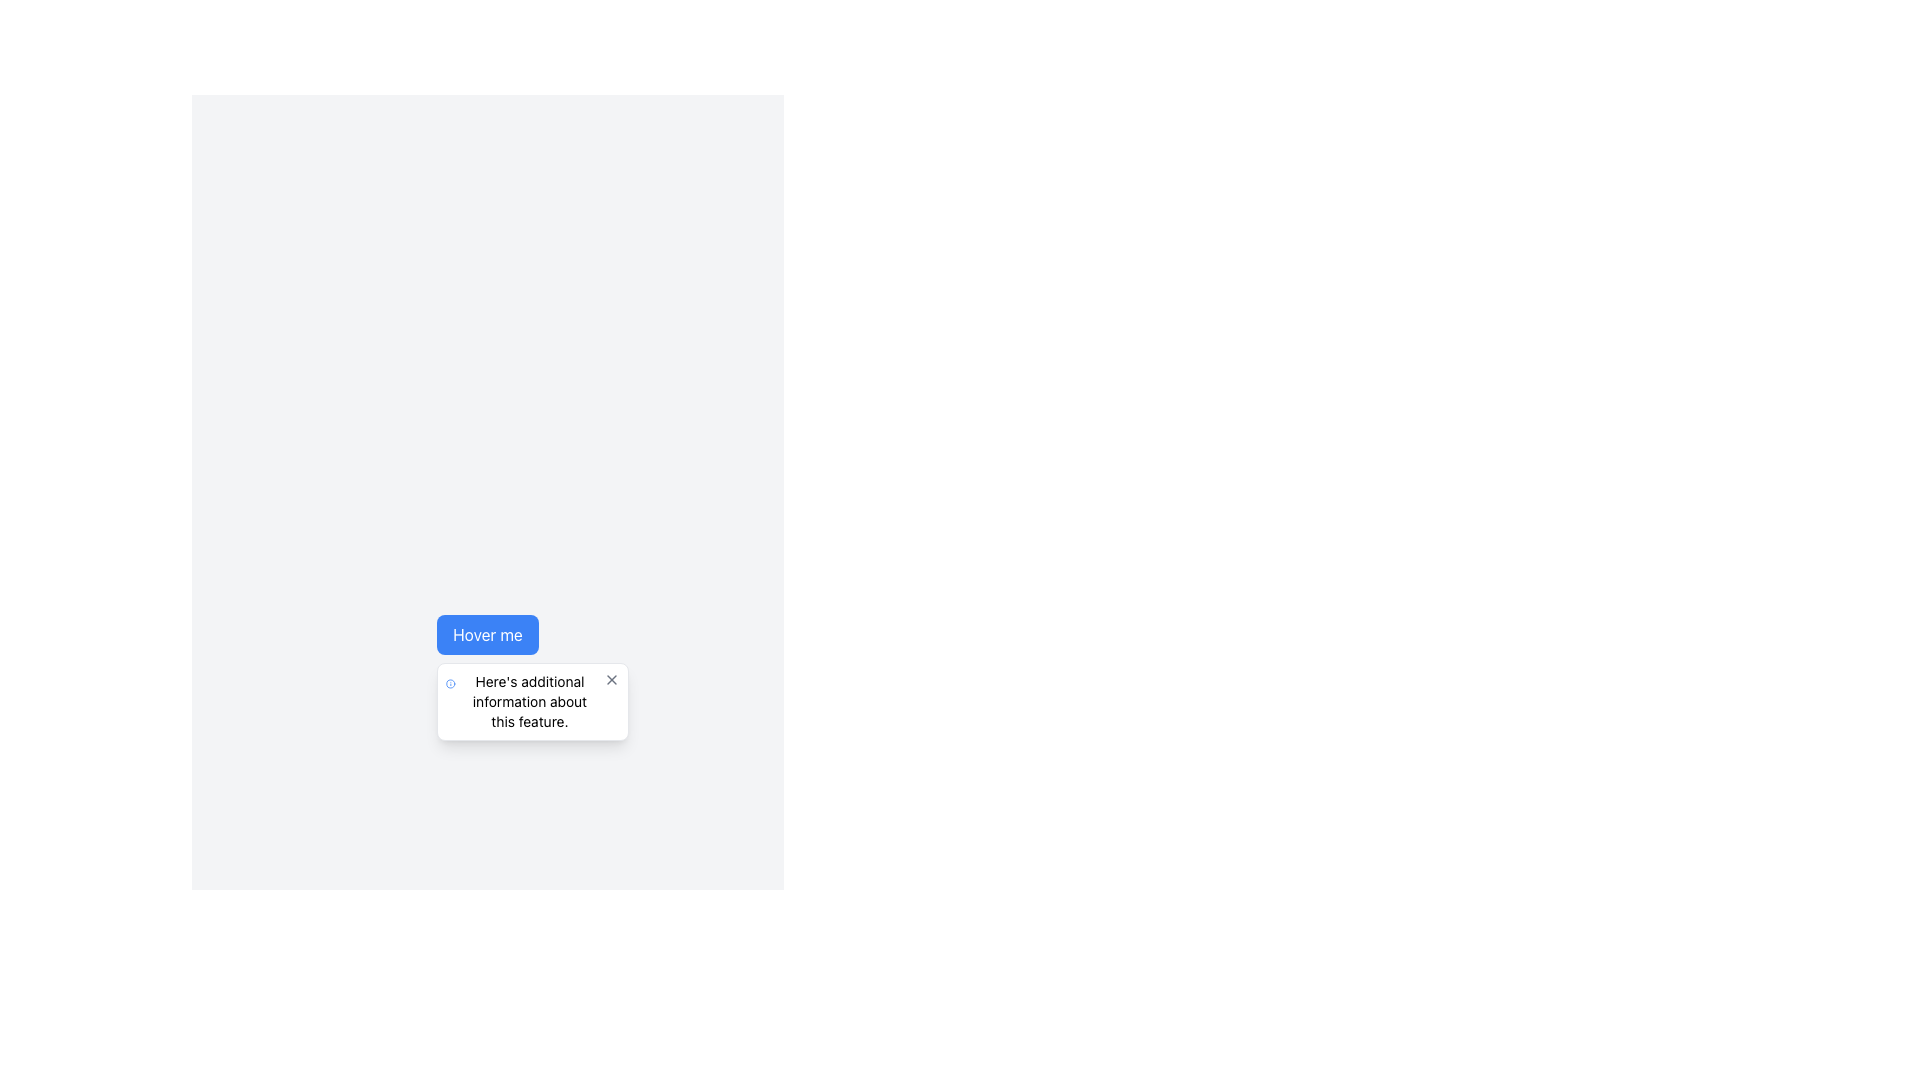  What do you see at coordinates (611, 678) in the screenshot?
I see `the button featuring a cross icon, which is styled gray and changes to red on hover, located next to the text block with the message 'Here's additional information about this feature.'` at bounding box center [611, 678].